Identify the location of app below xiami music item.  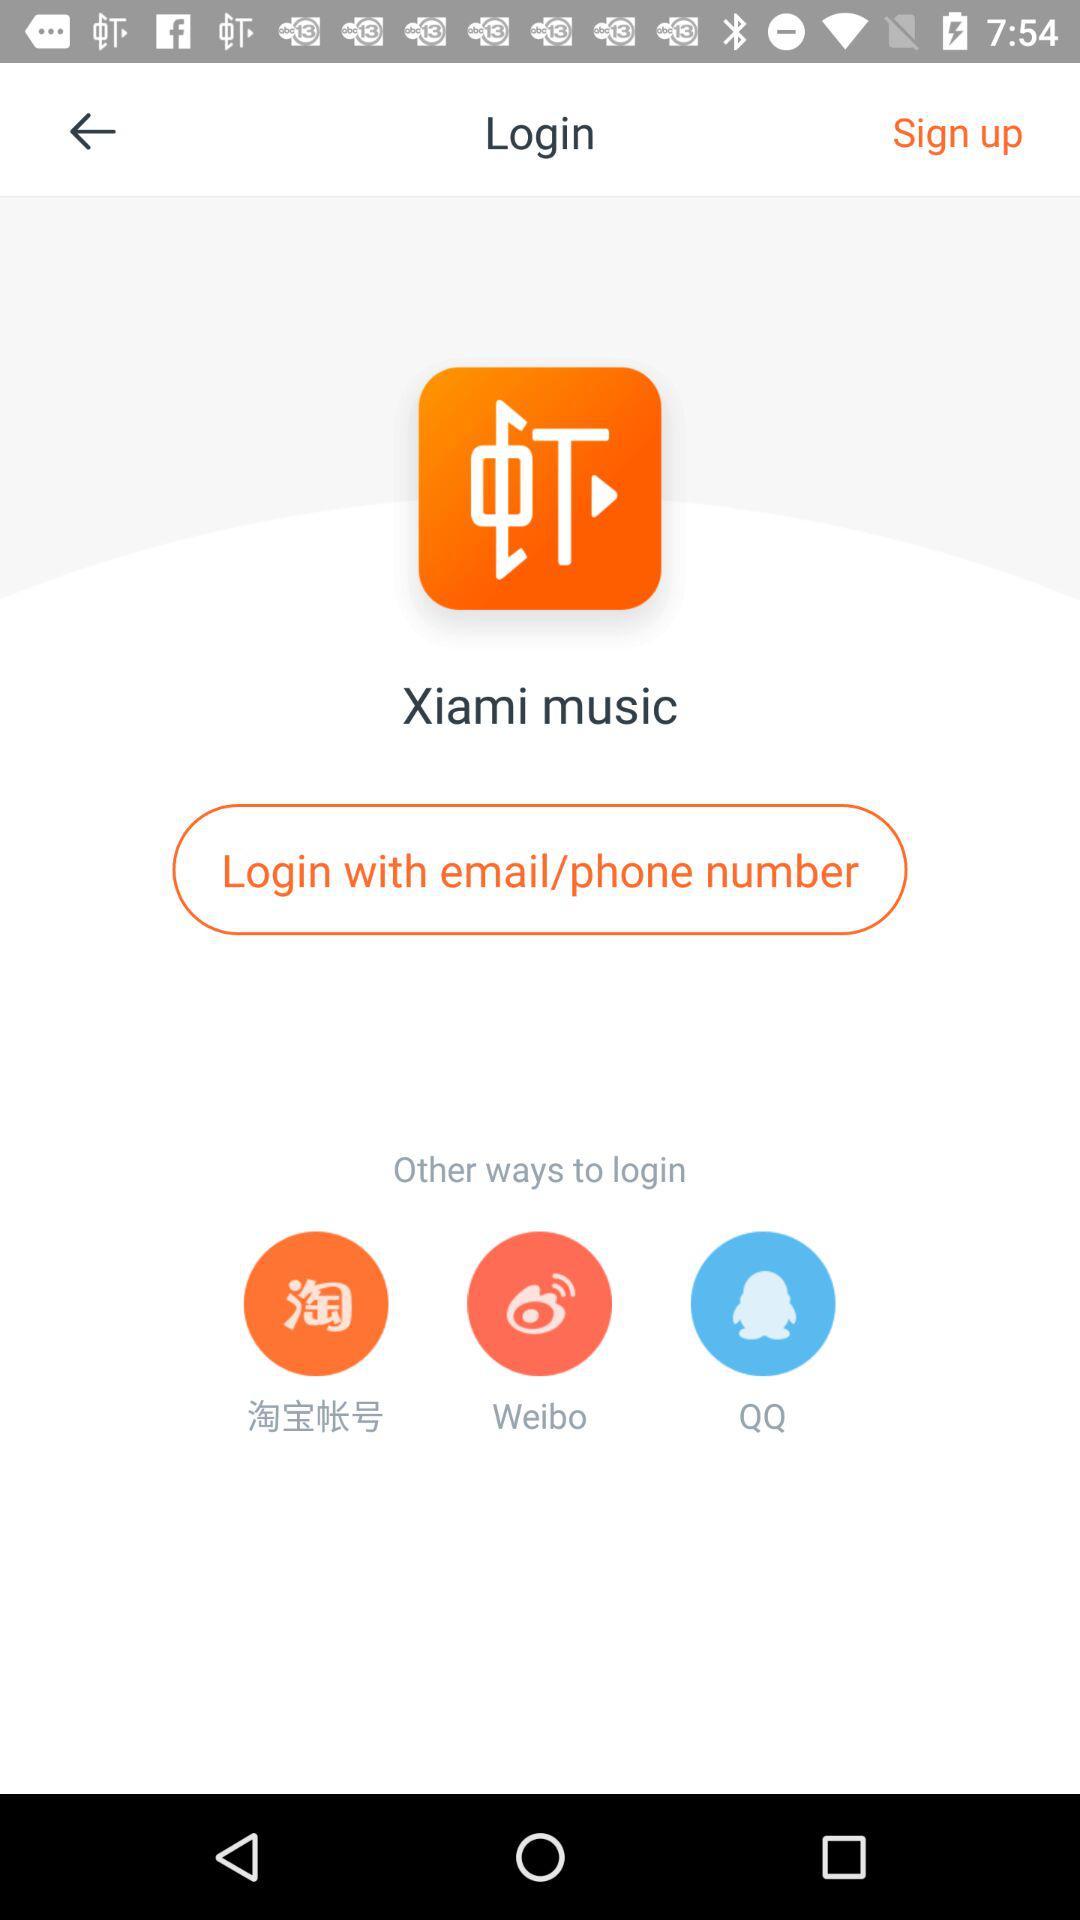
(540, 869).